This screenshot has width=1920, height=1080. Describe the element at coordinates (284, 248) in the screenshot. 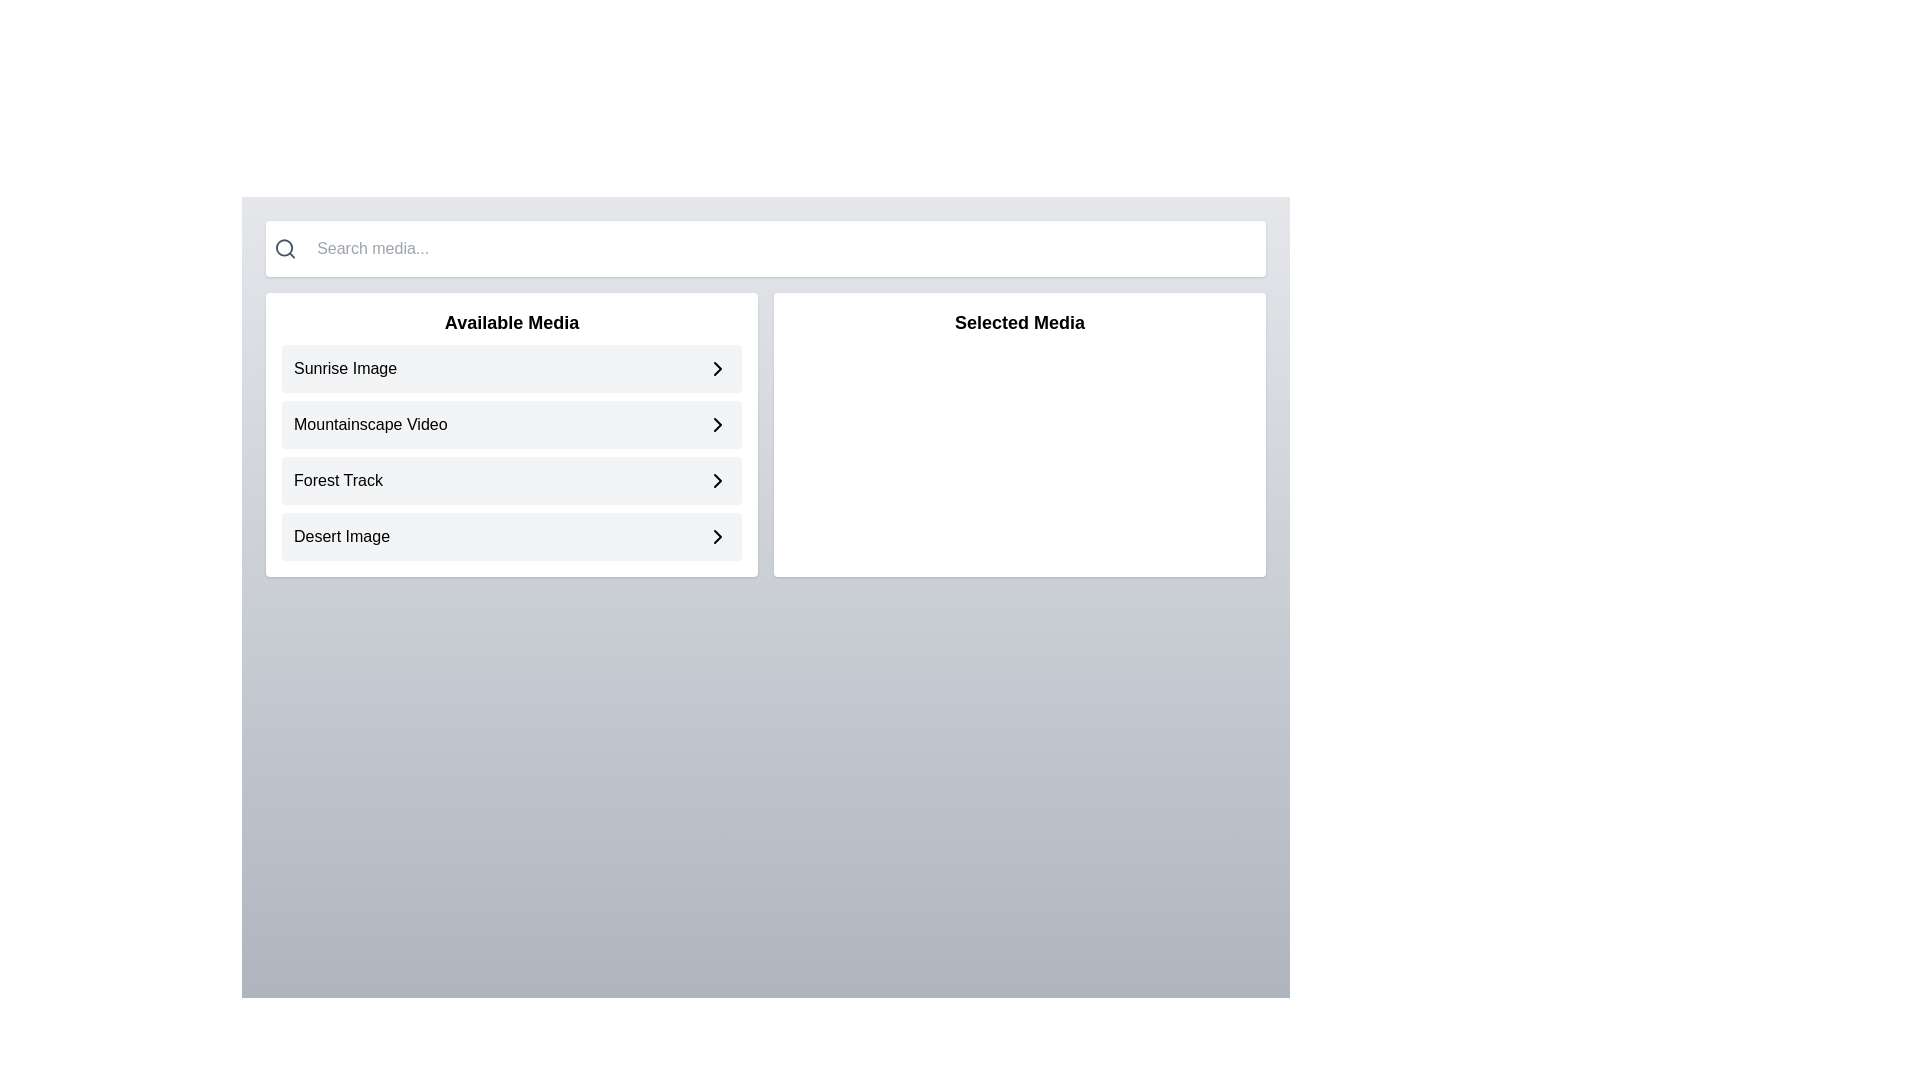

I see `the search icon located on the leftmost side of the search bar to initiate a search operation` at that location.